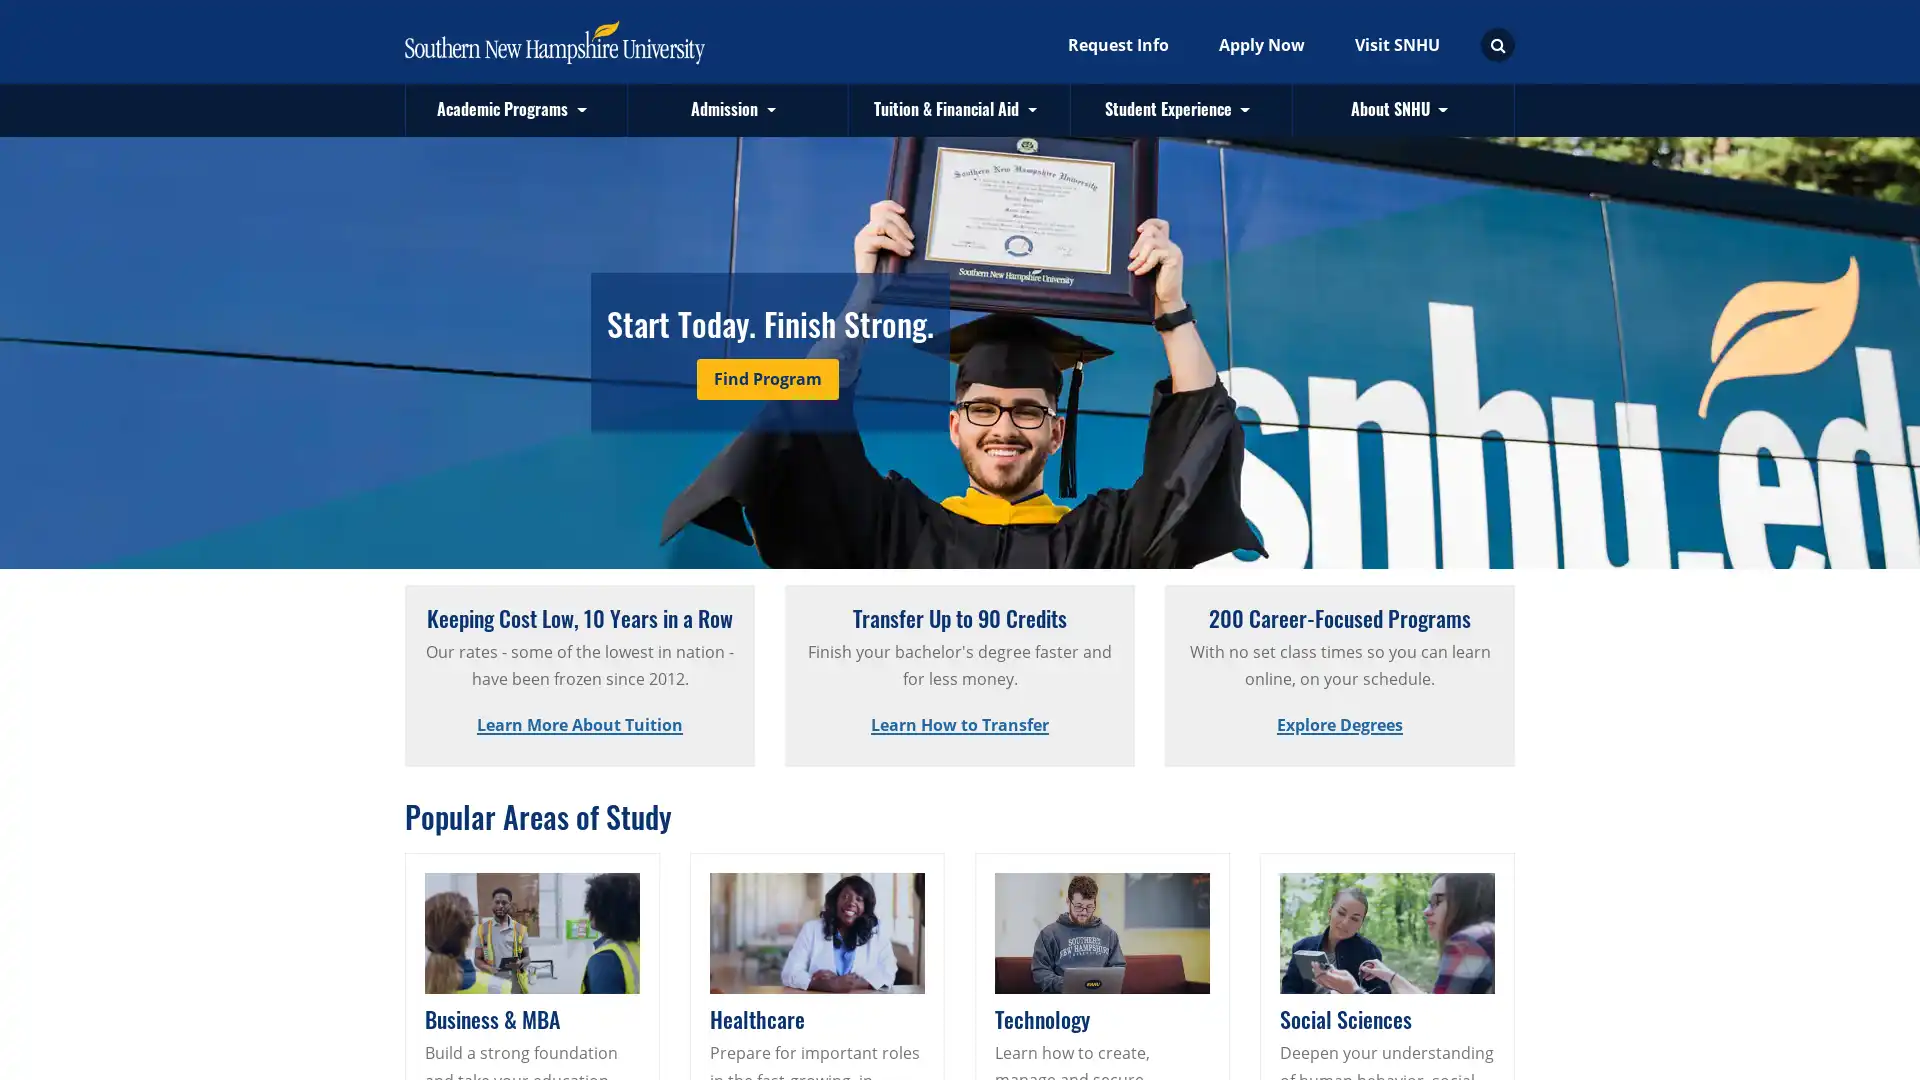  What do you see at coordinates (1339, 725) in the screenshot?
I see `Explore Degrees` at bounding box center [1339, 725].